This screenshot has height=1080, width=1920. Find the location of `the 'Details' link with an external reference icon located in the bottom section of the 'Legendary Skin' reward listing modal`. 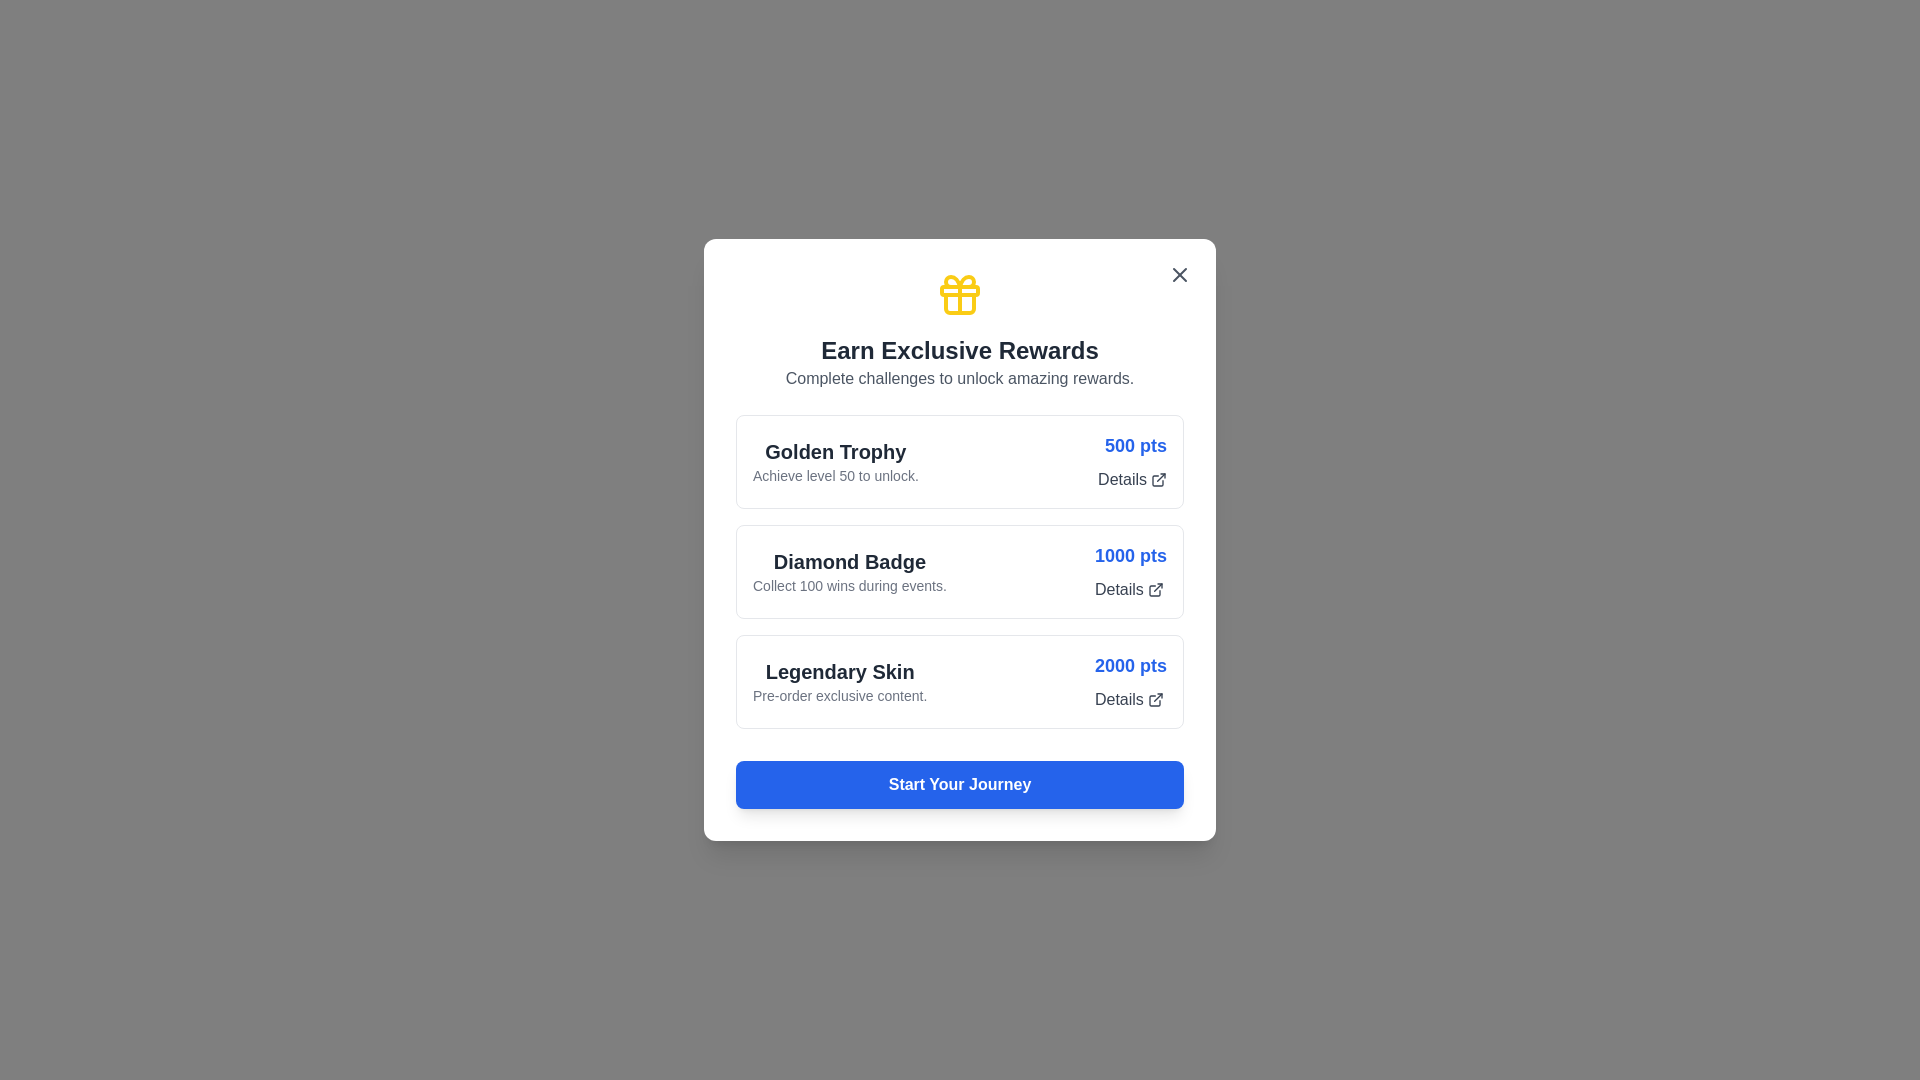

the 'Details' link with an external reference icon located in the bottom section of the 'Legendary Skin' reward listing modal is located at coordinates (1129, 698).